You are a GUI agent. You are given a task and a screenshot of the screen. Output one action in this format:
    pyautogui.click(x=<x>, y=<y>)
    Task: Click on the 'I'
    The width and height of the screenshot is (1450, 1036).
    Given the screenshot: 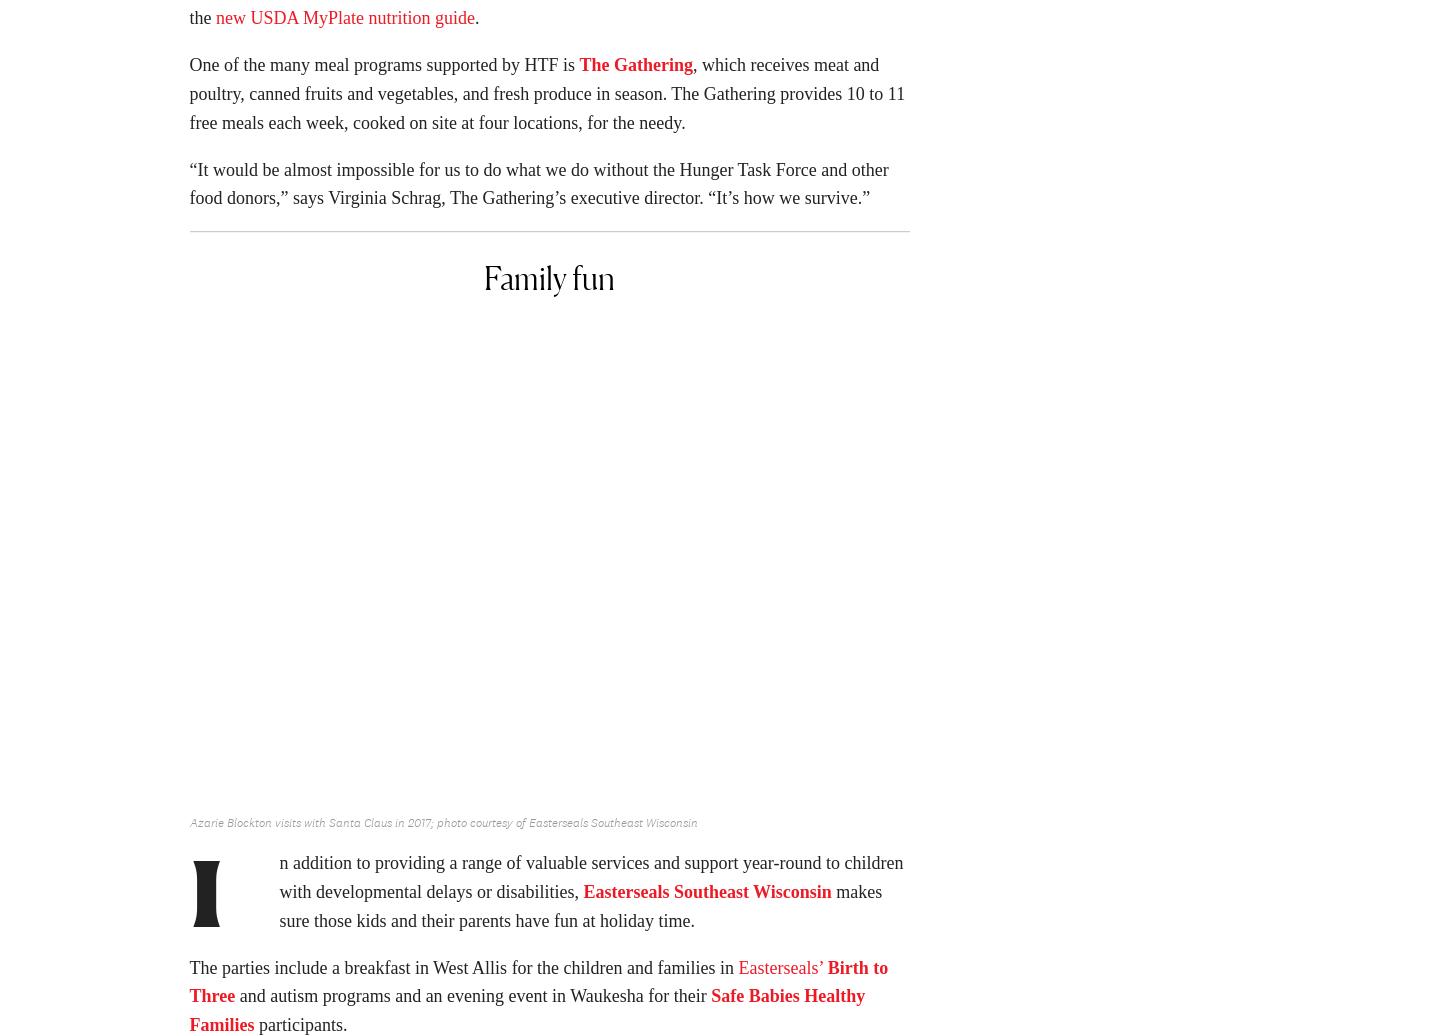 What is the action you would take?
    pyautogui.click(x=204, y=899)
    